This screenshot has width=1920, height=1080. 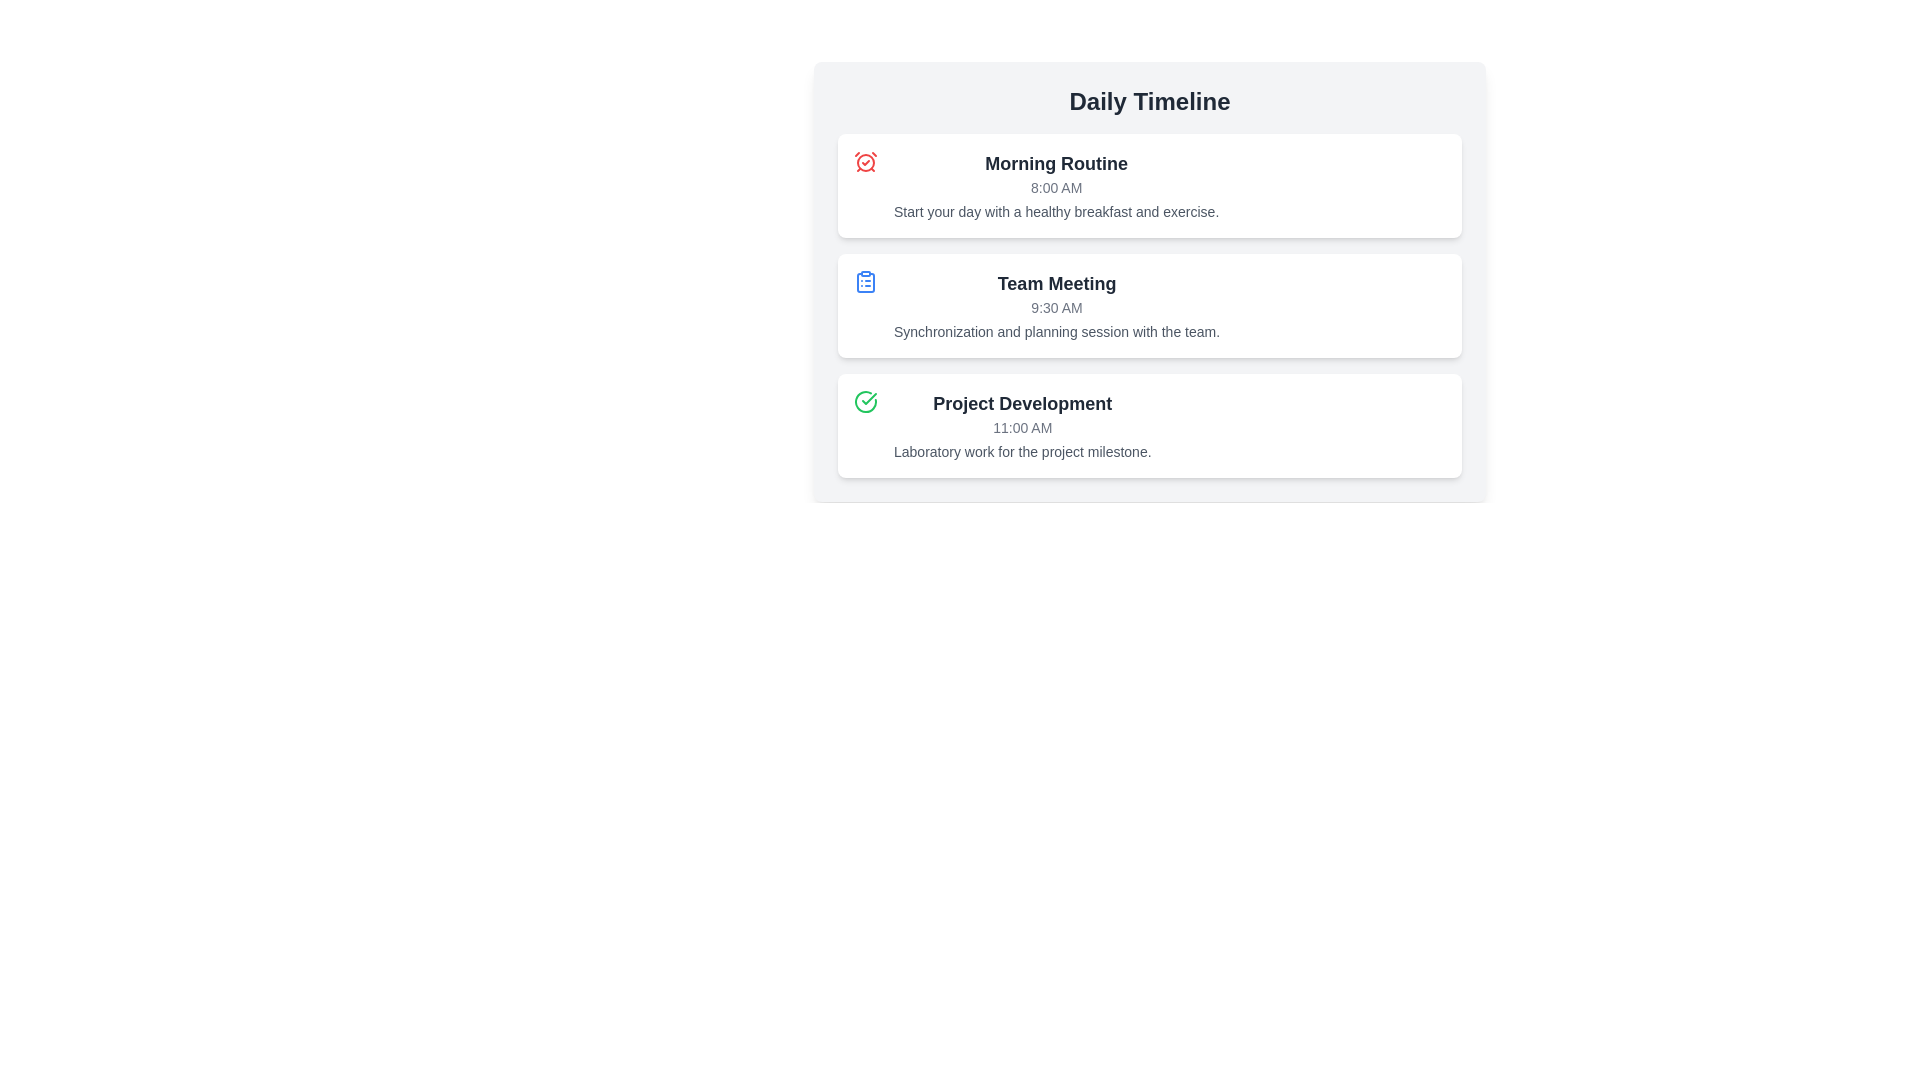 What do you see at coordinates (865, 401) in the screenshot?
I see `the larger circular segment within the green circular icon with a check mark, located beside the 'Project Development' entry in the 'Daily Timeline'` at bounding box center [865, 401].